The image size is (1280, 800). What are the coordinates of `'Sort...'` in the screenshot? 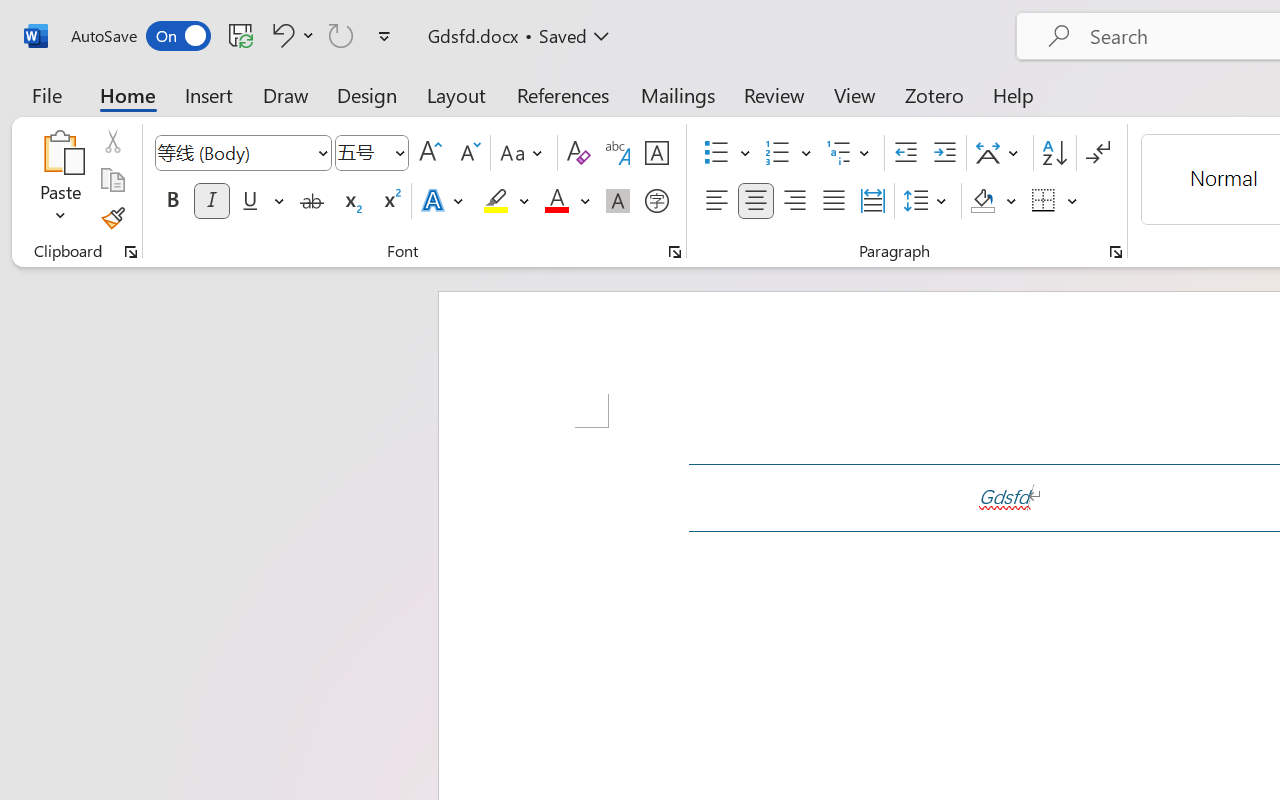 It's located at (1053, 153).